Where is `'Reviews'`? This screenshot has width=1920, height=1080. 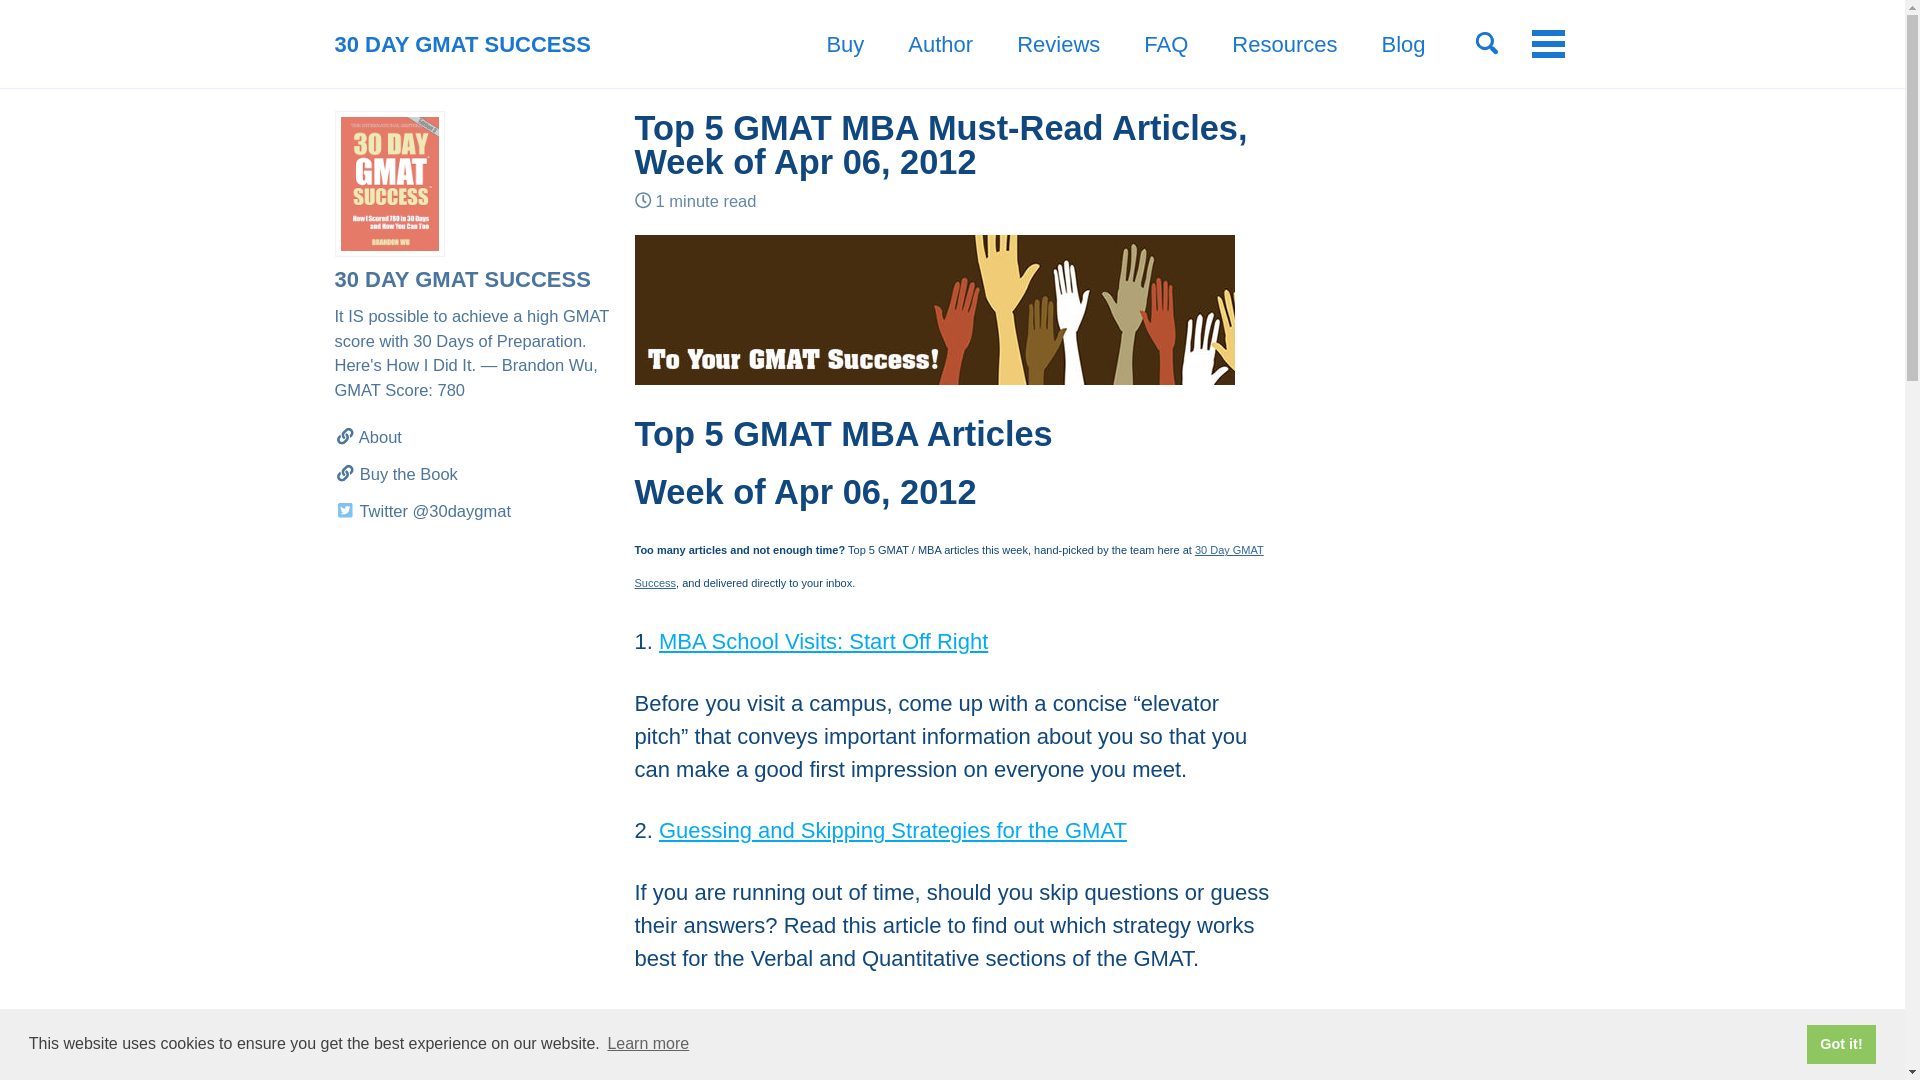
'Reviews' is located at coordinates (1057, 44).